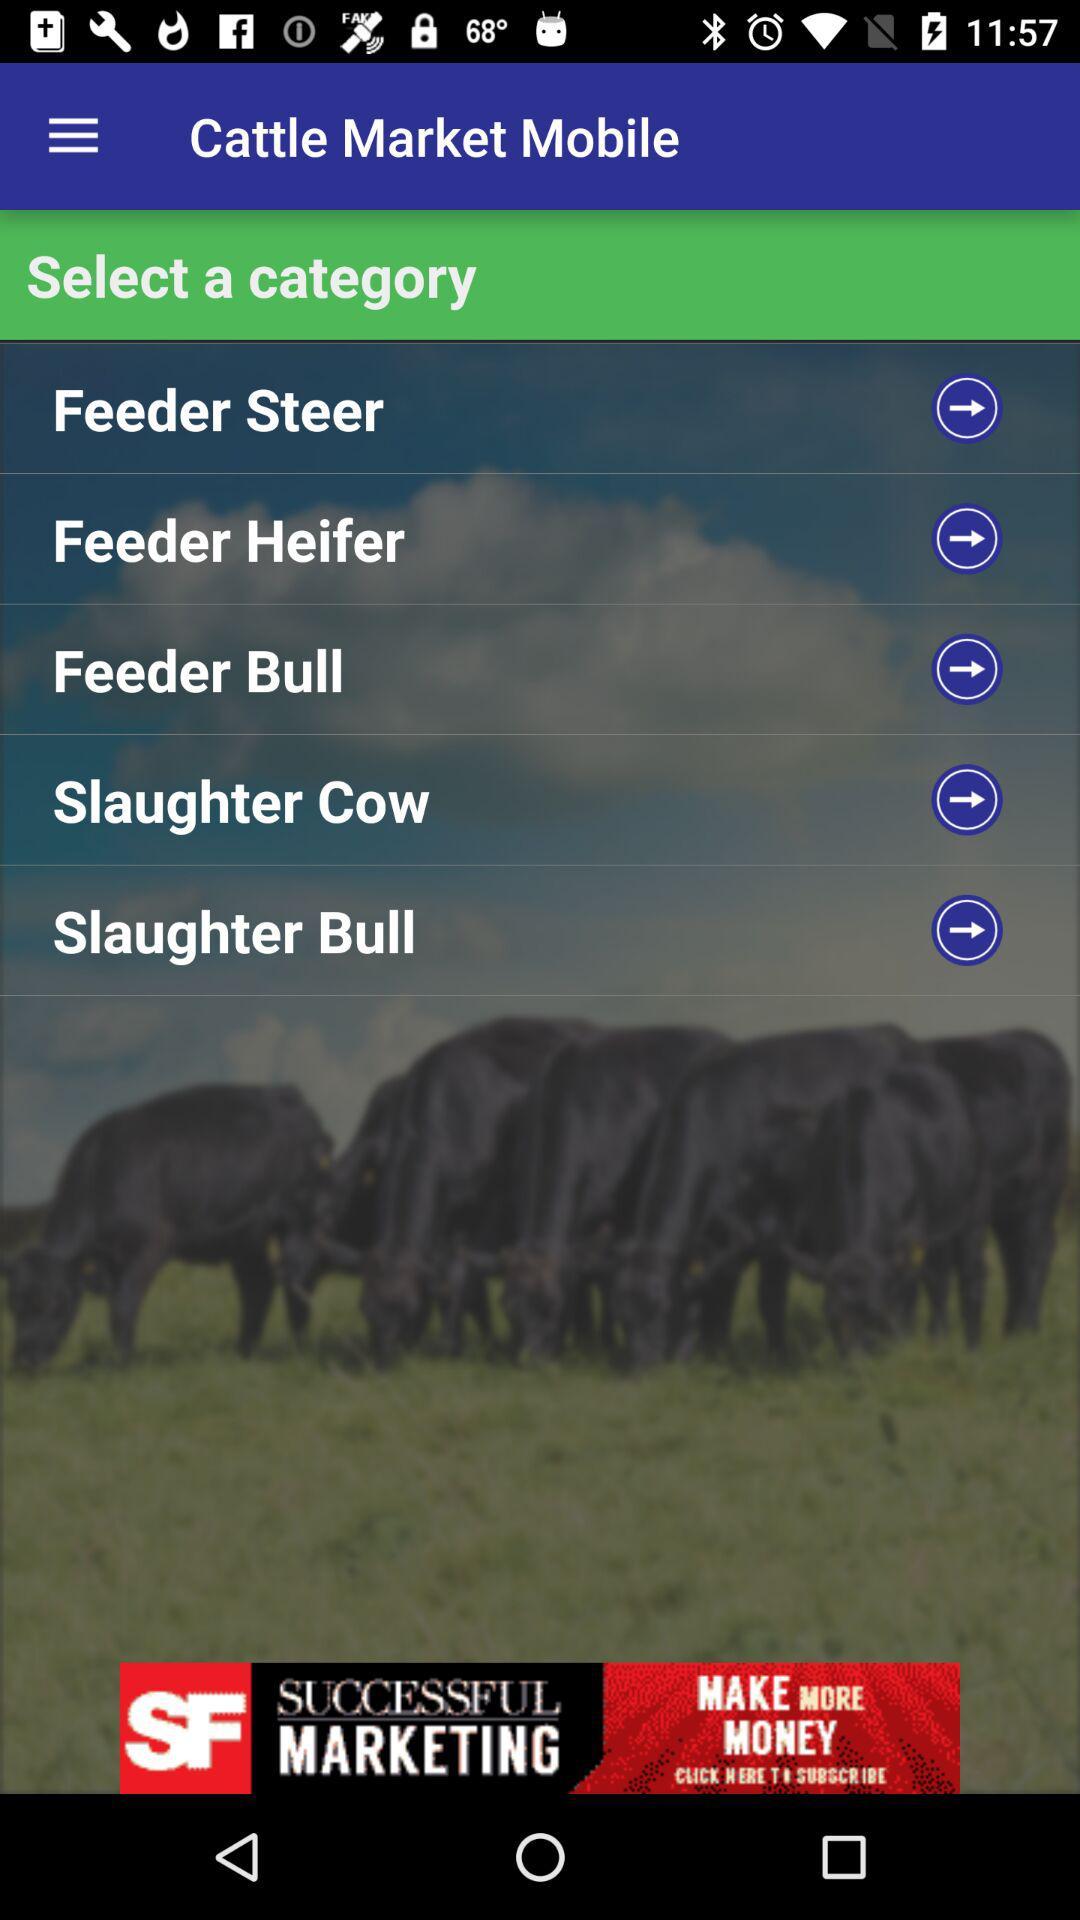 This screenshot has width=1080, height=1920. I want to click on this is an advertisement, so click(540, 1727).